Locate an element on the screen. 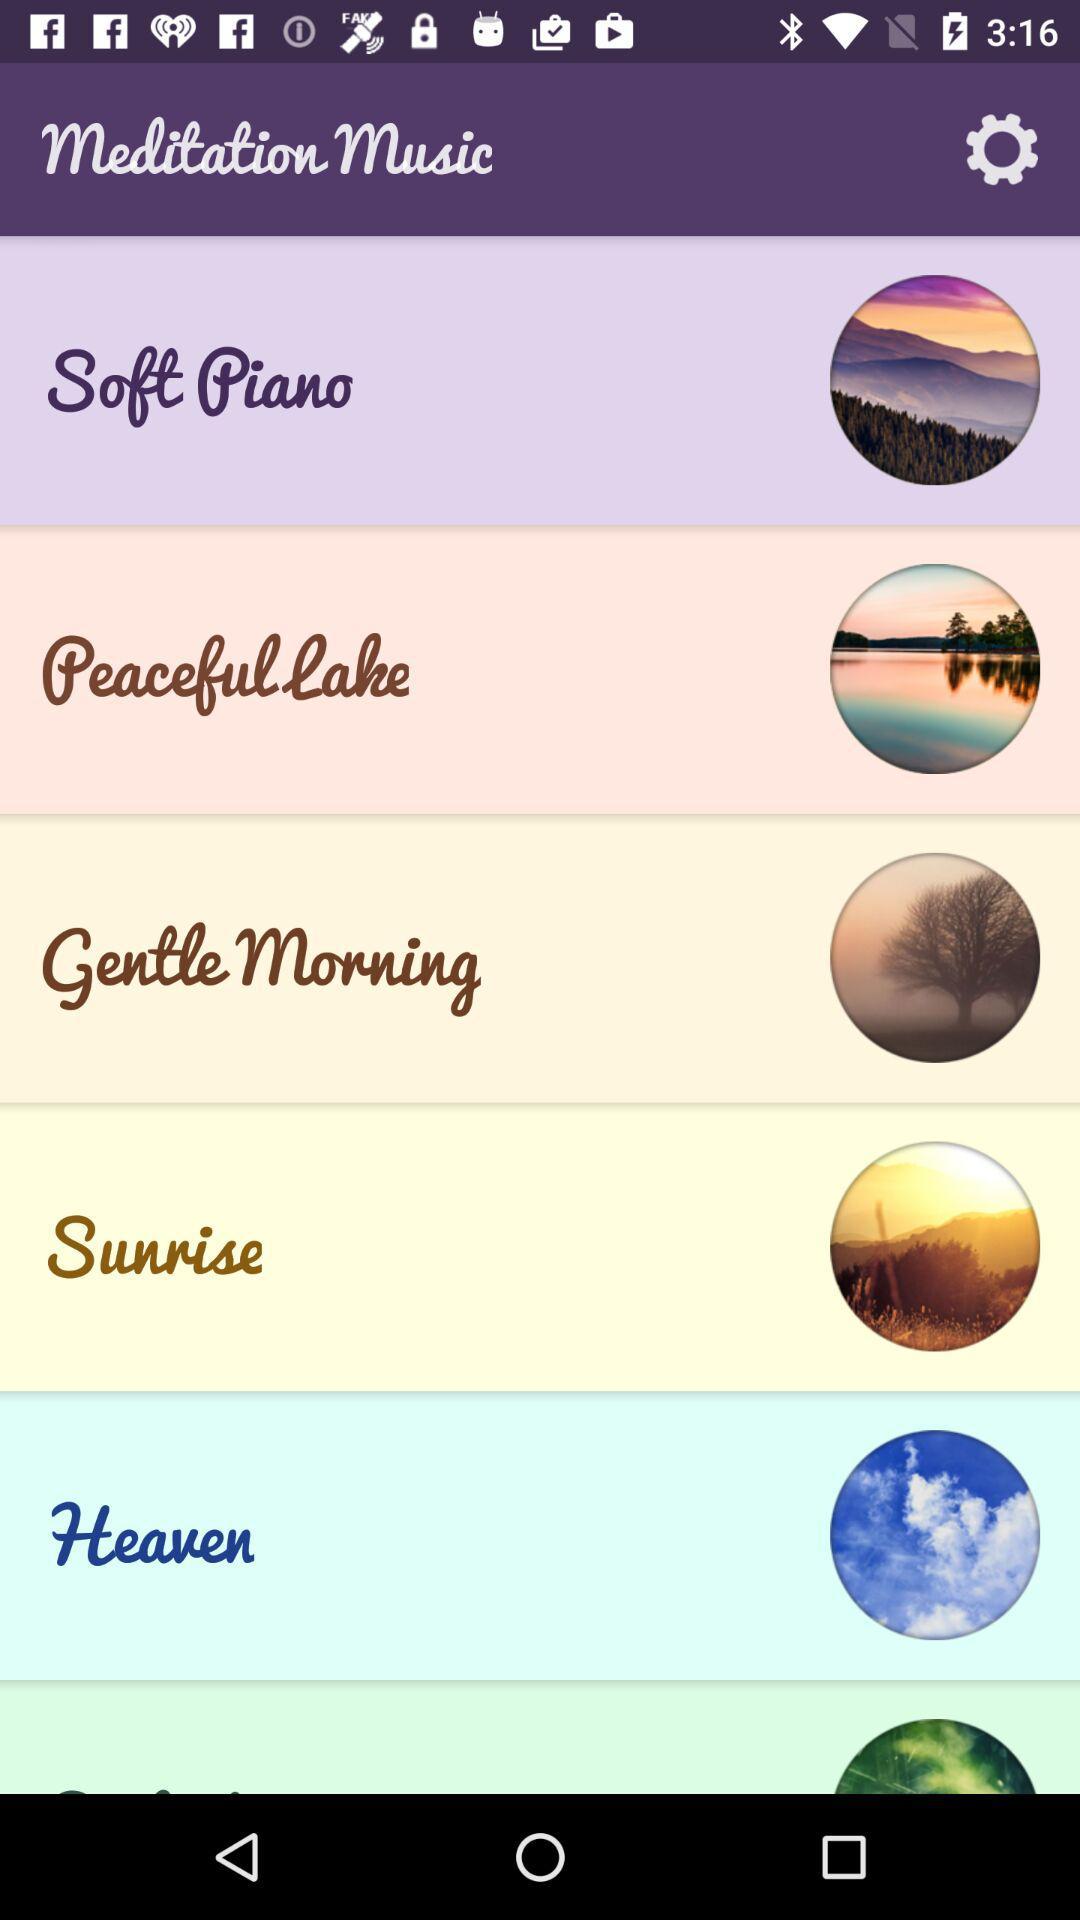 The image size is (1080, 1920). the app to the right of meditation music is located at coordinates (1002, 148).